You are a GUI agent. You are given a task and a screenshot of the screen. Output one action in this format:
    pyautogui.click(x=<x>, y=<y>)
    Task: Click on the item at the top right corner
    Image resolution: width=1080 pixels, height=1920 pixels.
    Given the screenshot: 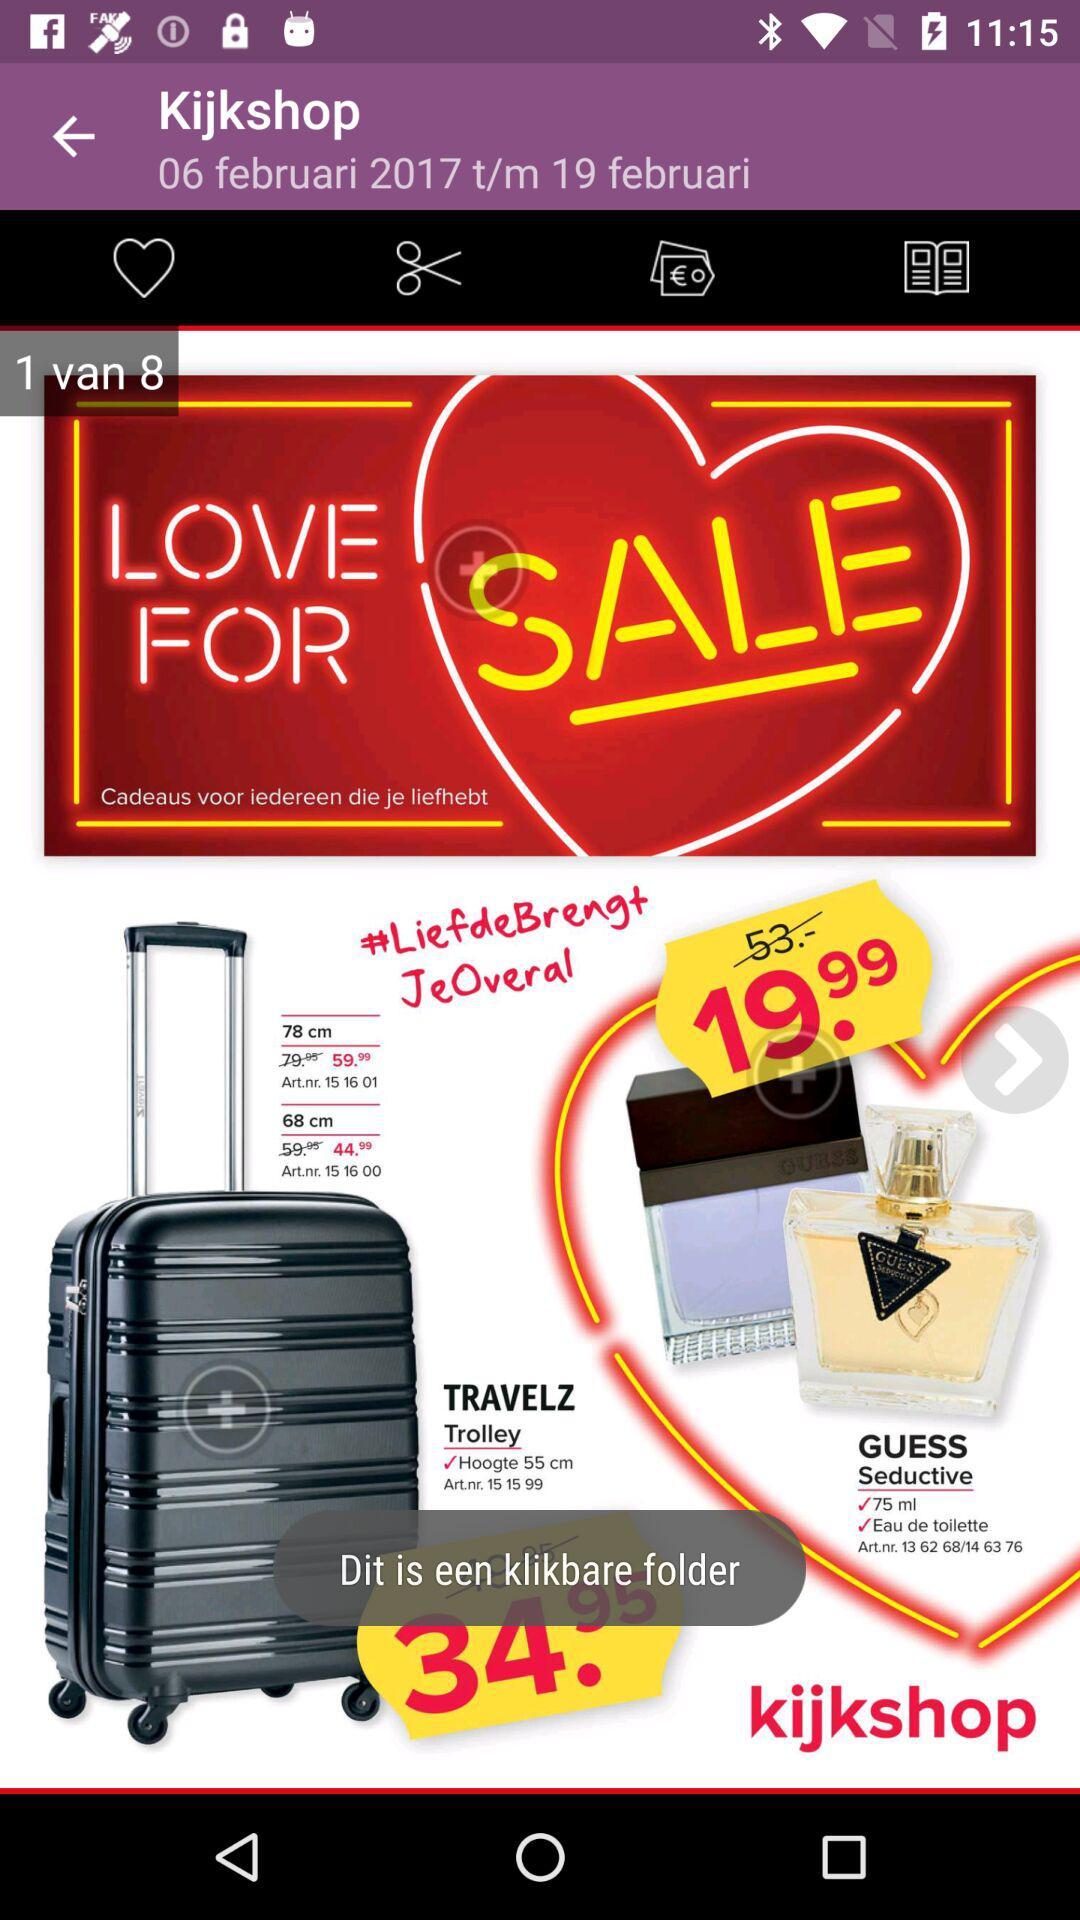 What is the action you would take?
    pyautogui.click(x=936, y=266)
    